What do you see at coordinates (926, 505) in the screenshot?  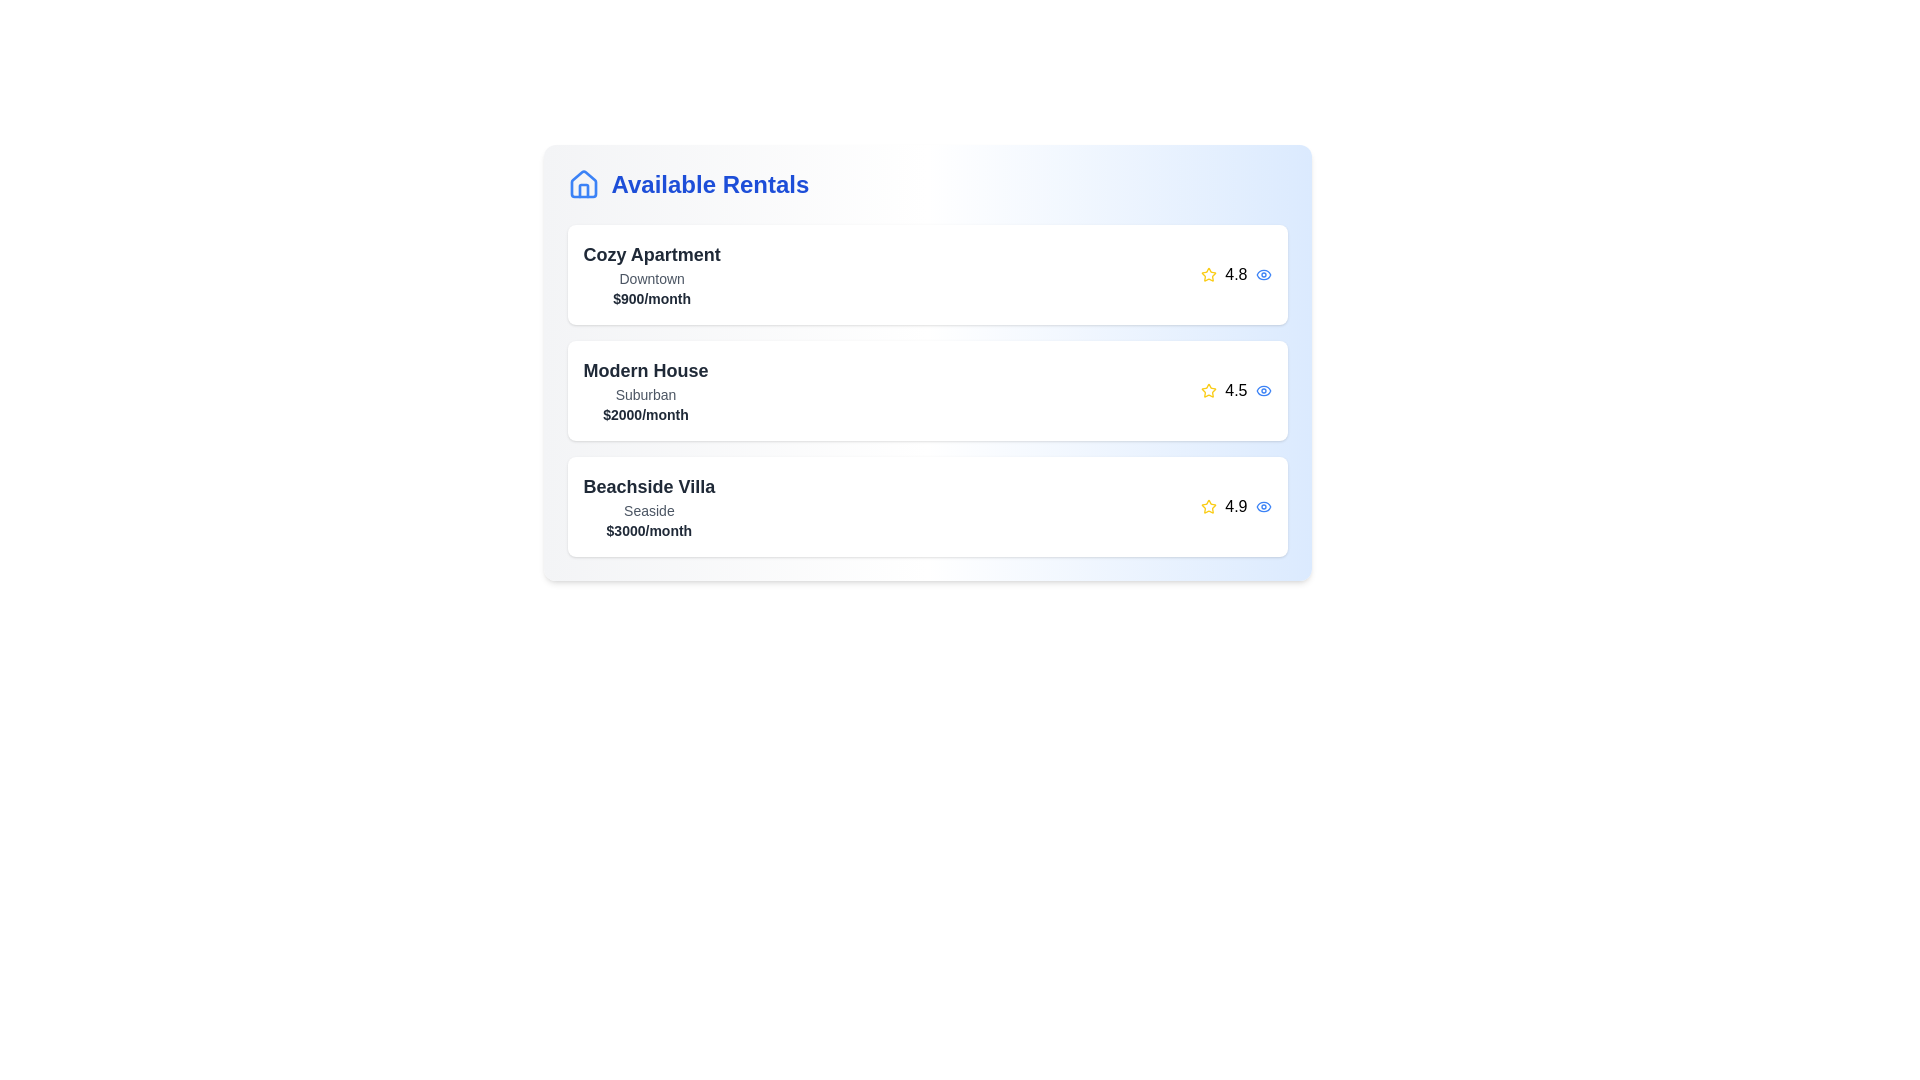 I see `the rental item corresponding to Beachside Villa` at bounding box center [926, 505].